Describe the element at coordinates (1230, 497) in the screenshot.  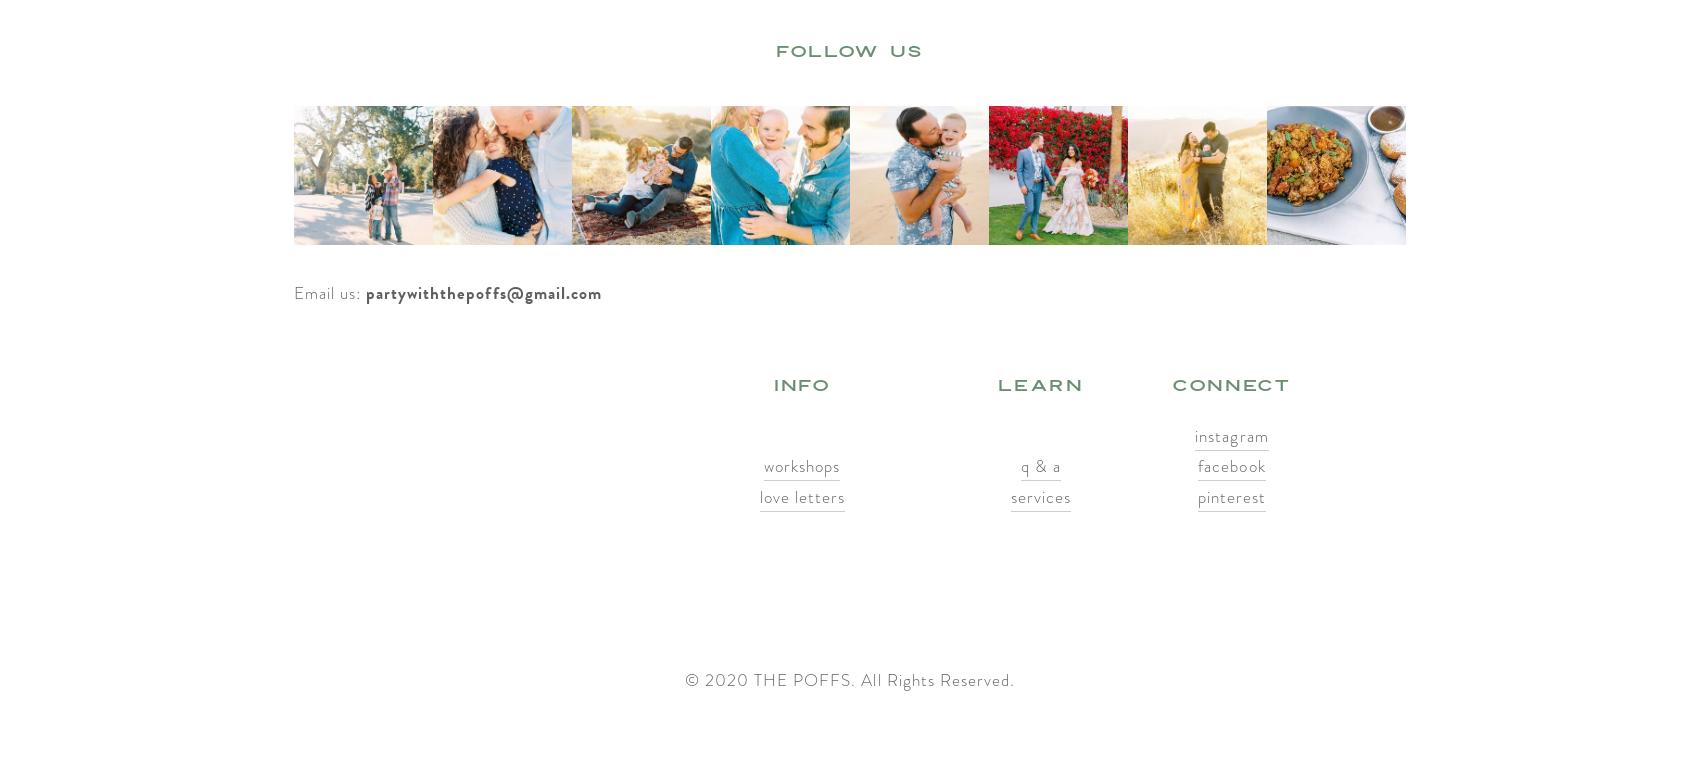
I see `'pinterest'` at that location.